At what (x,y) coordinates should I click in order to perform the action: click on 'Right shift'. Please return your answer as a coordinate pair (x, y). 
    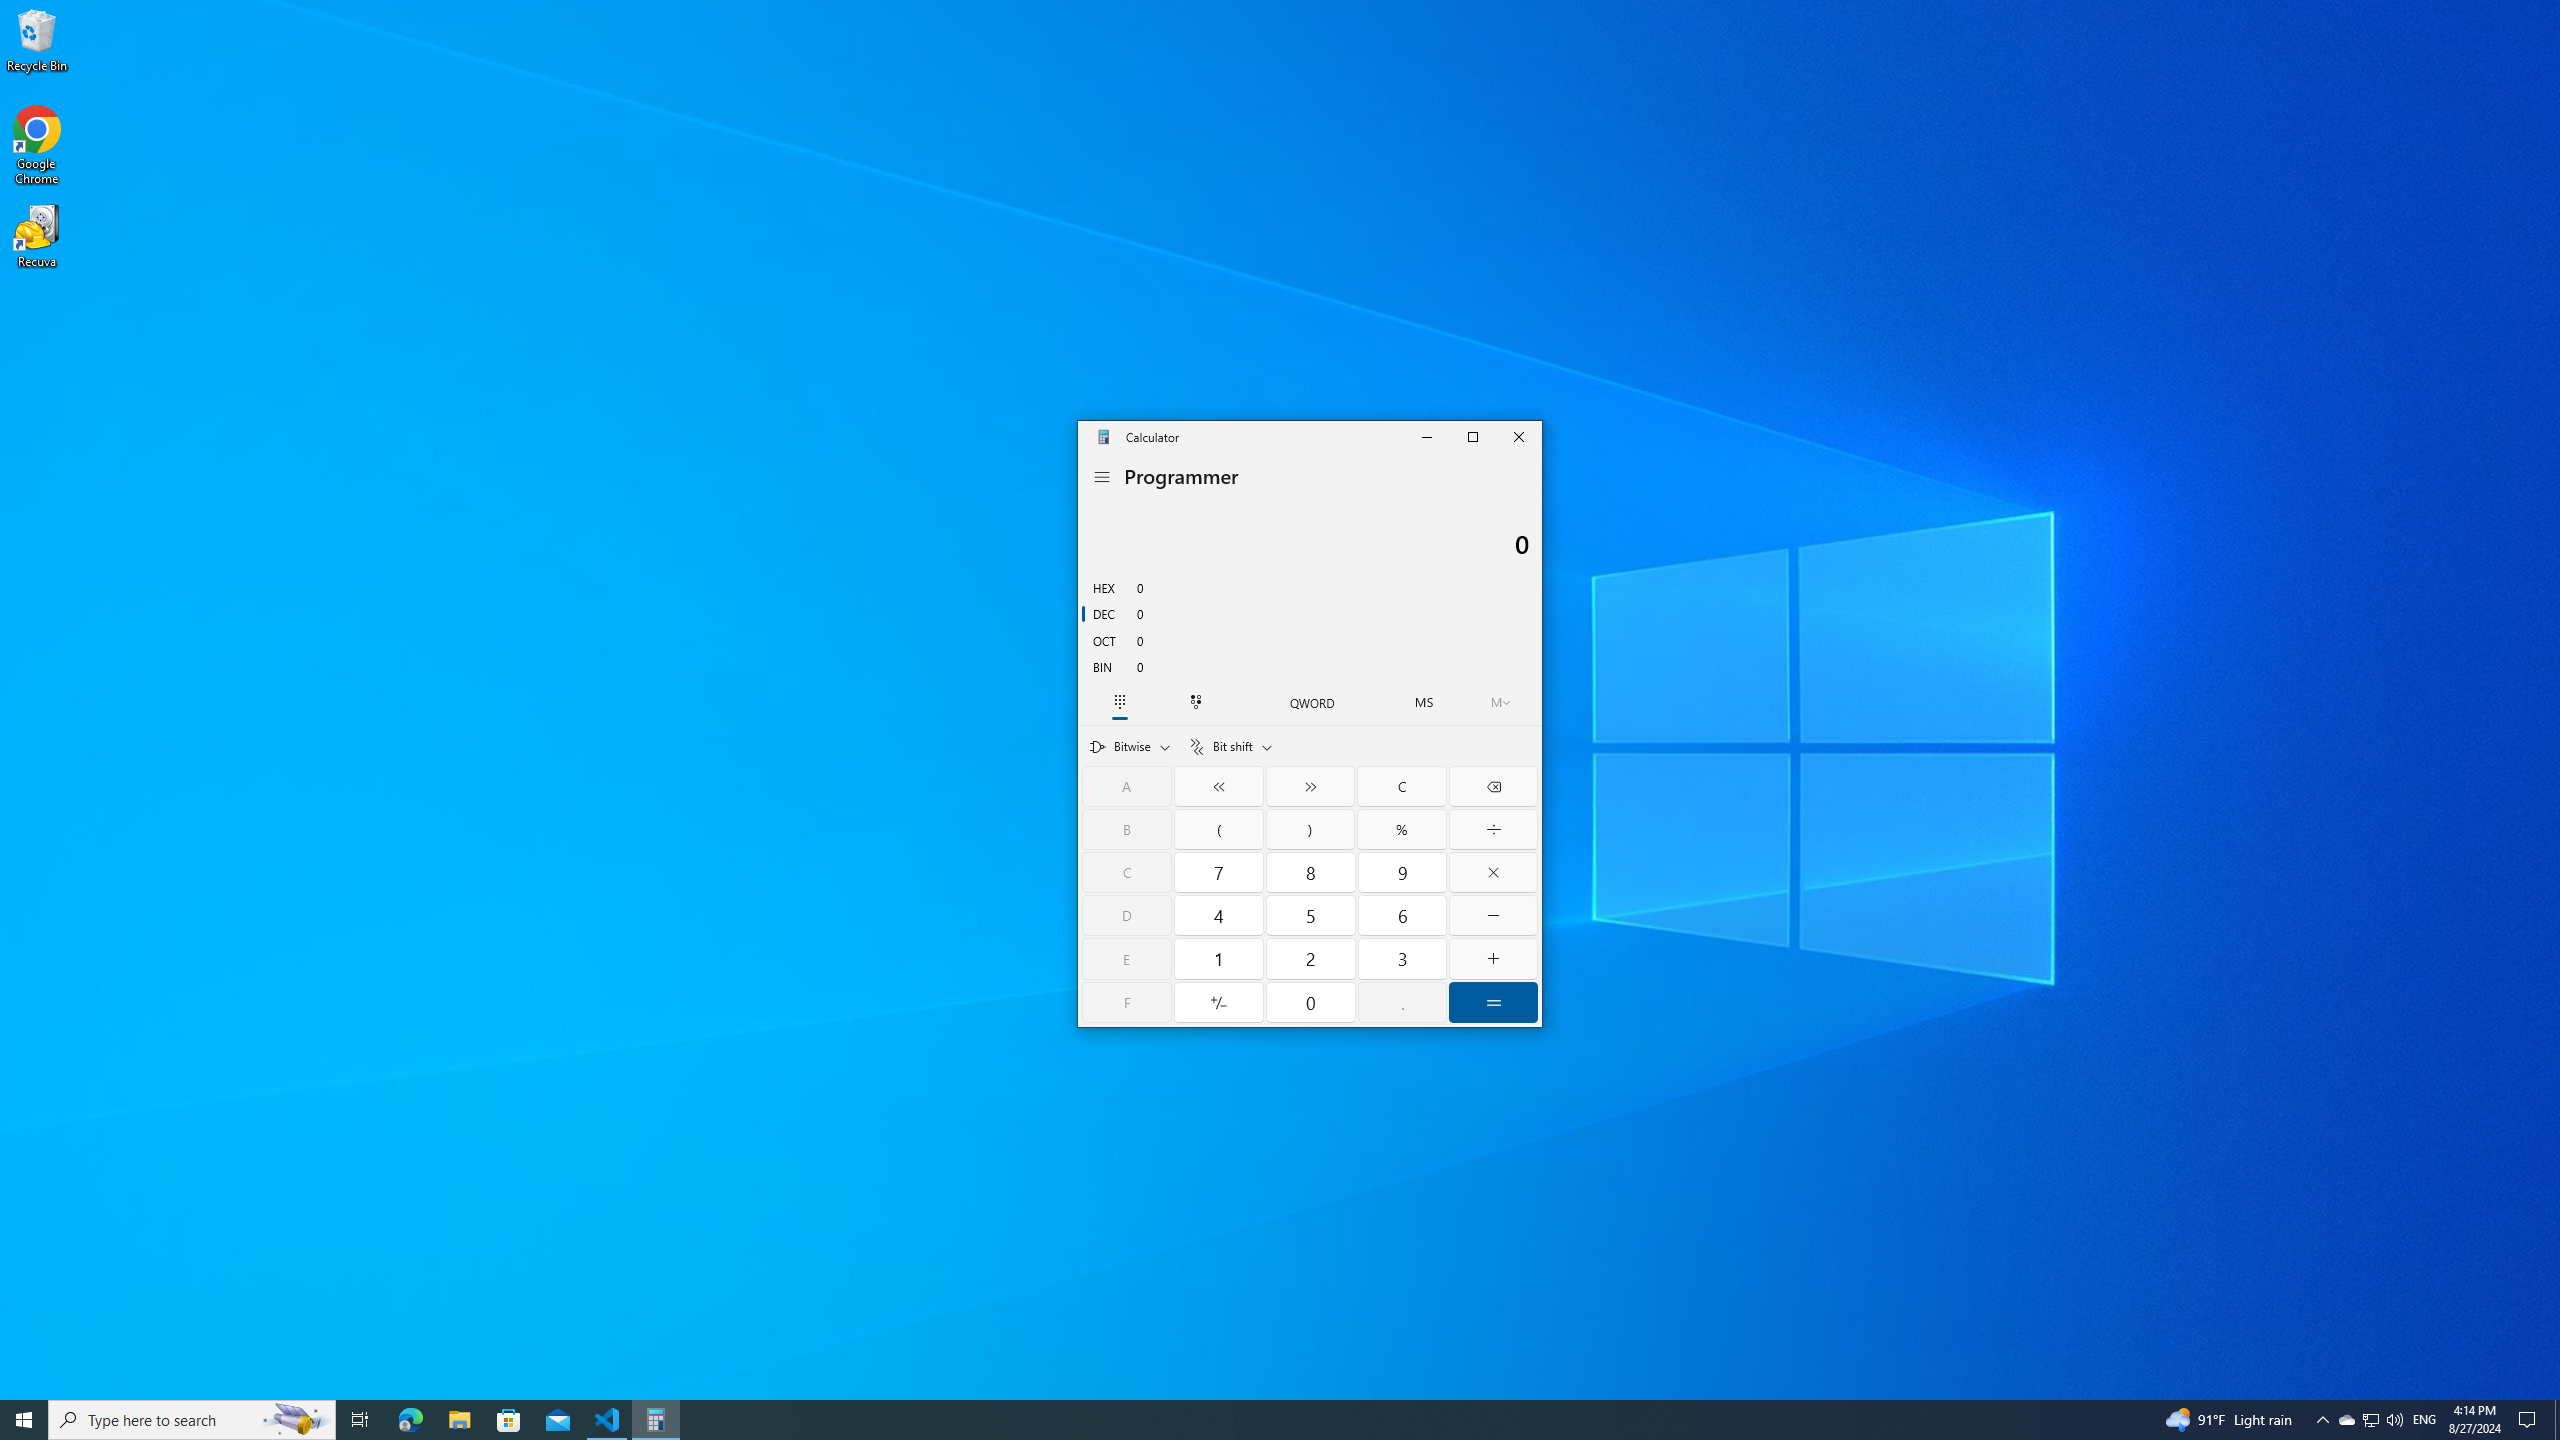
    Looking at the image, I should click on (1309, 785).